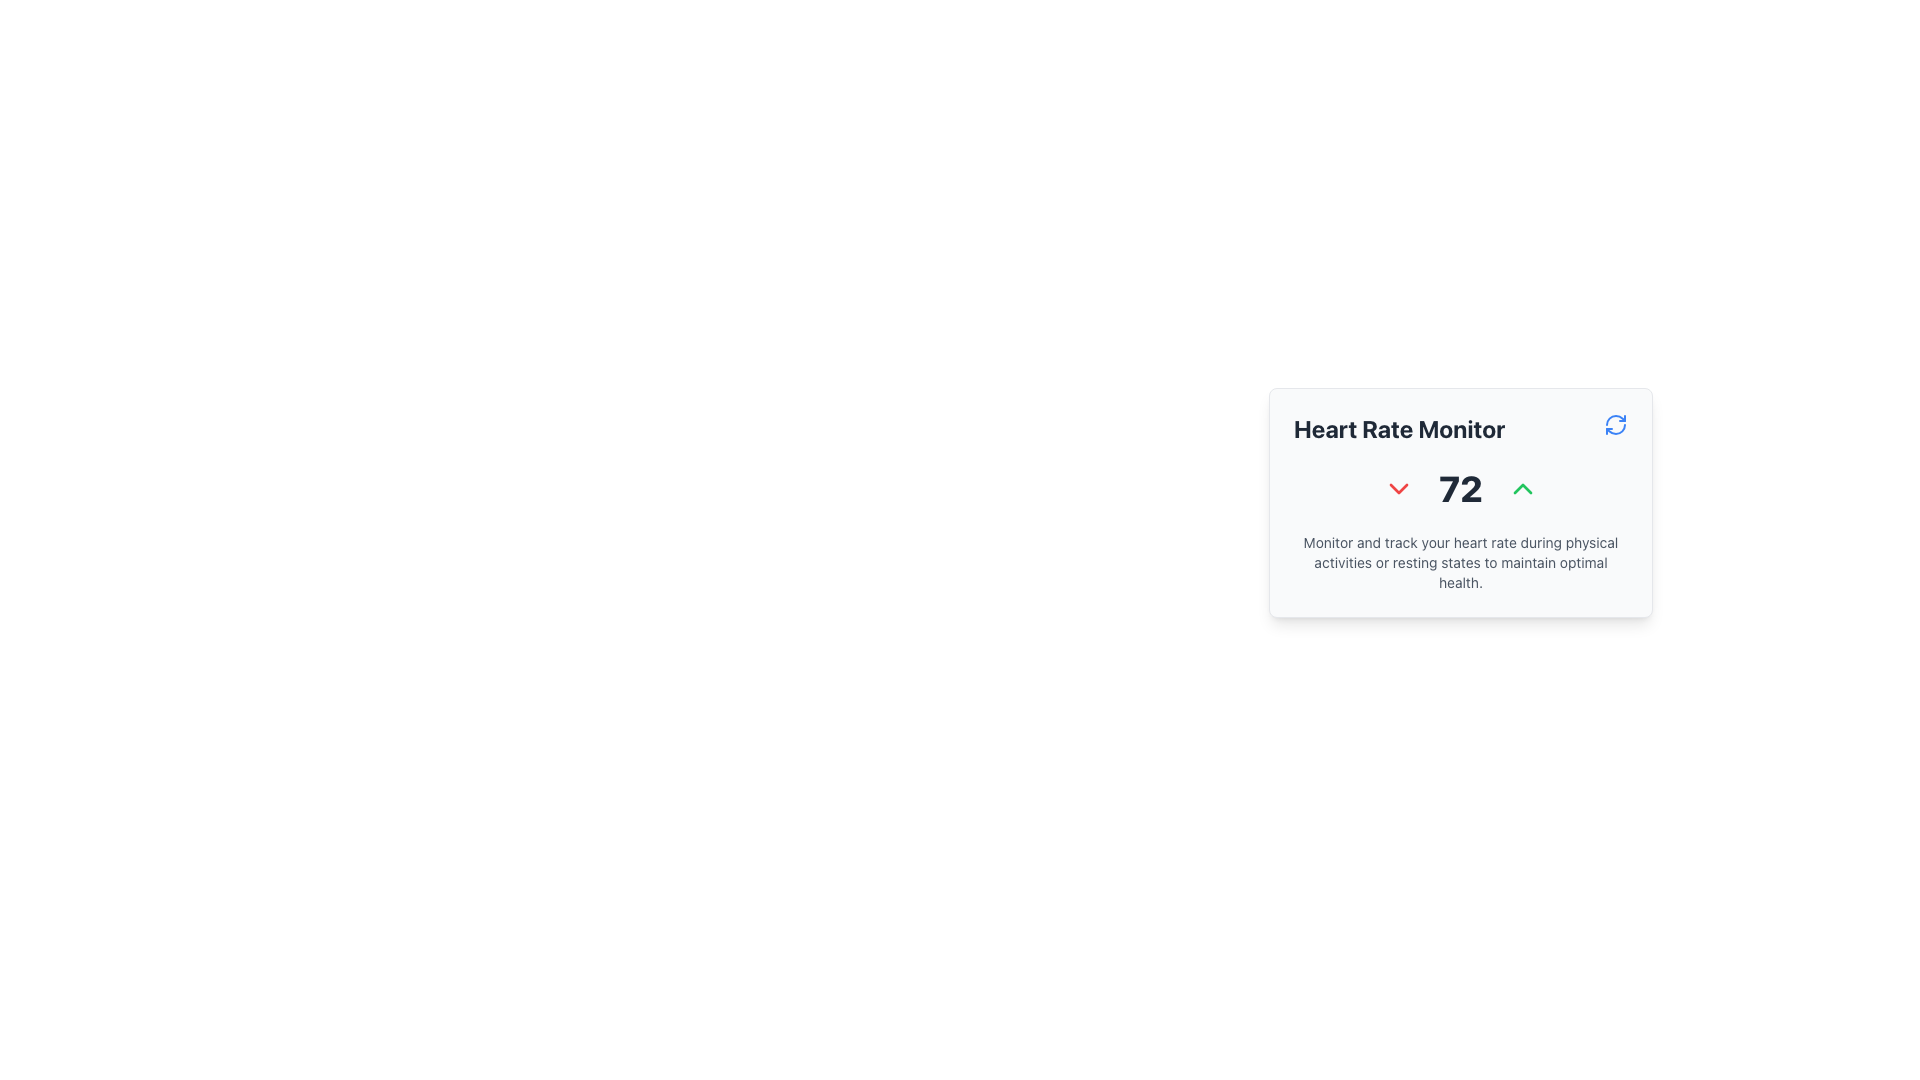 The height and width of the screenshot is (1080, 1920). What do you see at coordinates (1616, 428) in the screenshot?
I see `the bottom-right portion of the circular arrow icon representing a refresh or reload function in the heart rate monitoring card` at bounding box center [1616, 428].